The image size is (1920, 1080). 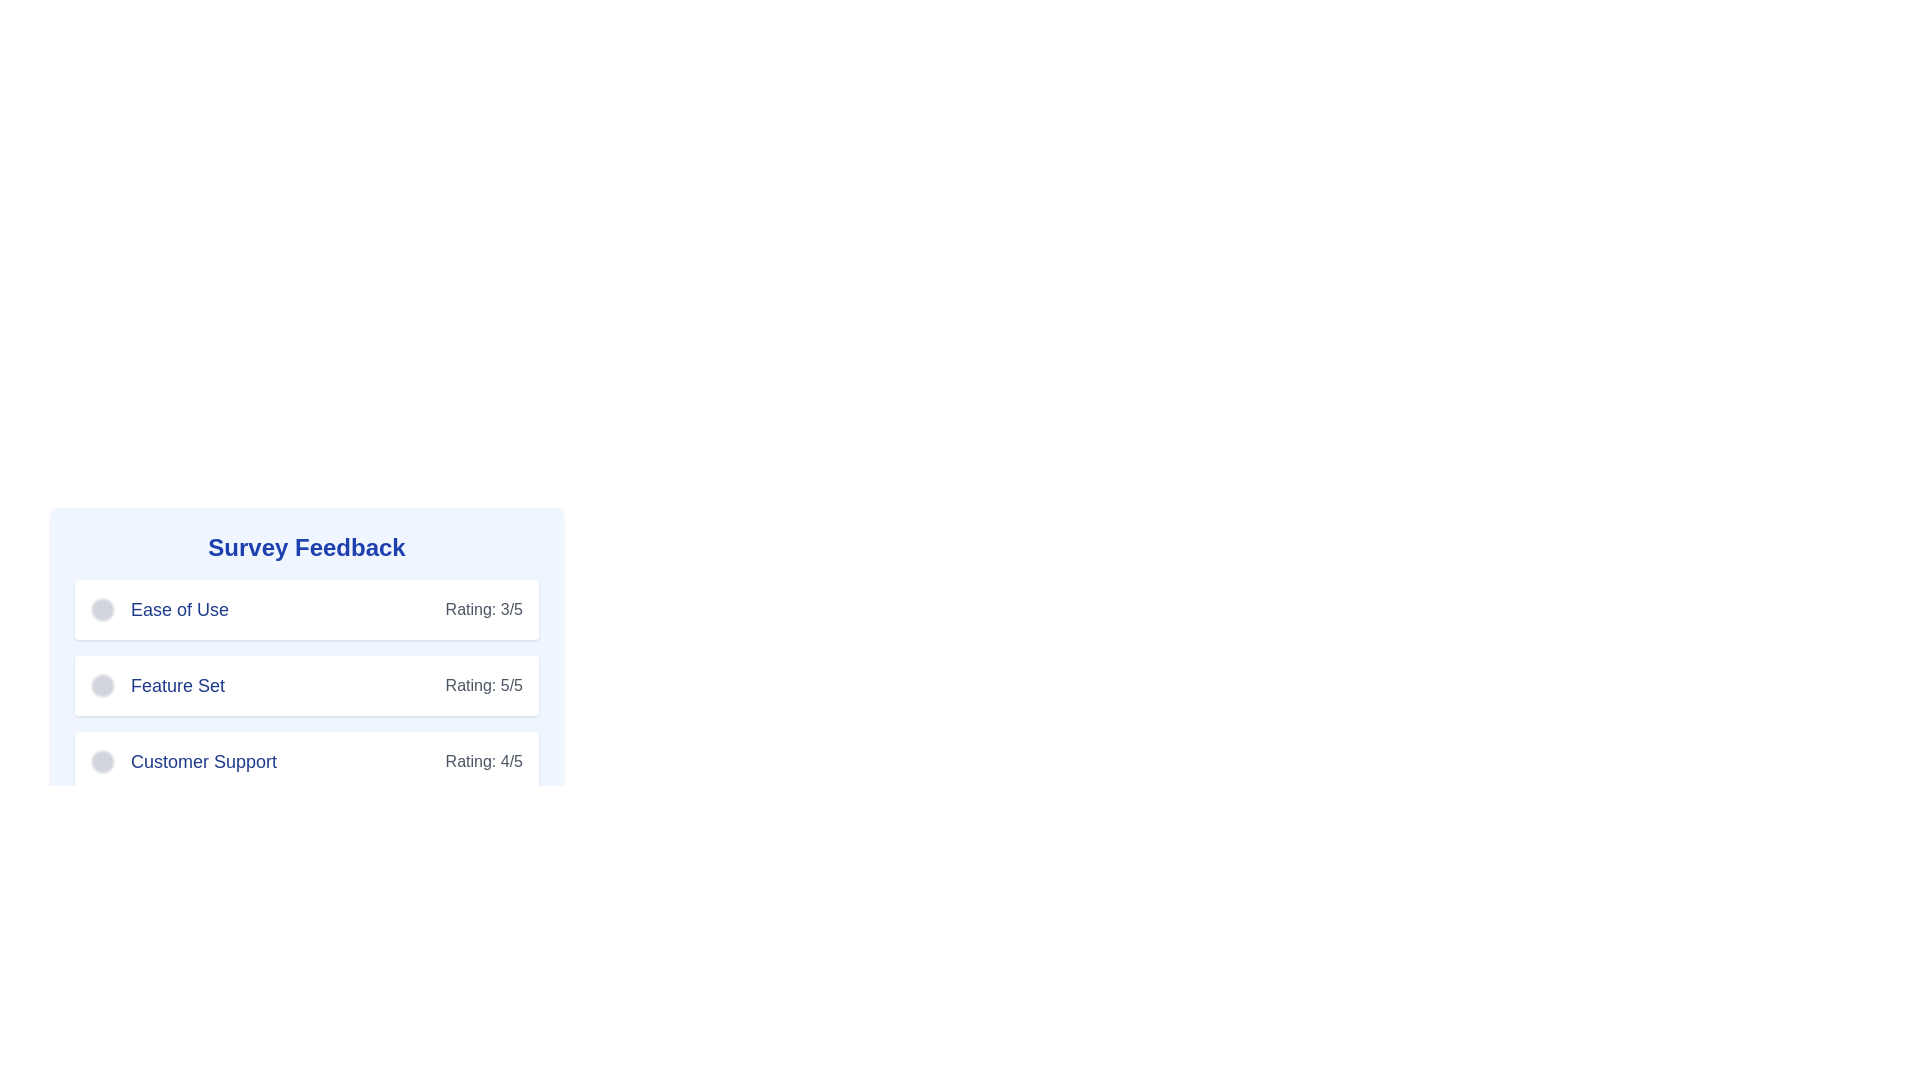 What do you see at coordinates (180, 608) in the screenshot?
I see `the descriptive Text Label in the survey feedback form that informs users about ease of use, positioned centrally between a gray circular icon and a numerical rating` at bounding box center [180, 608].